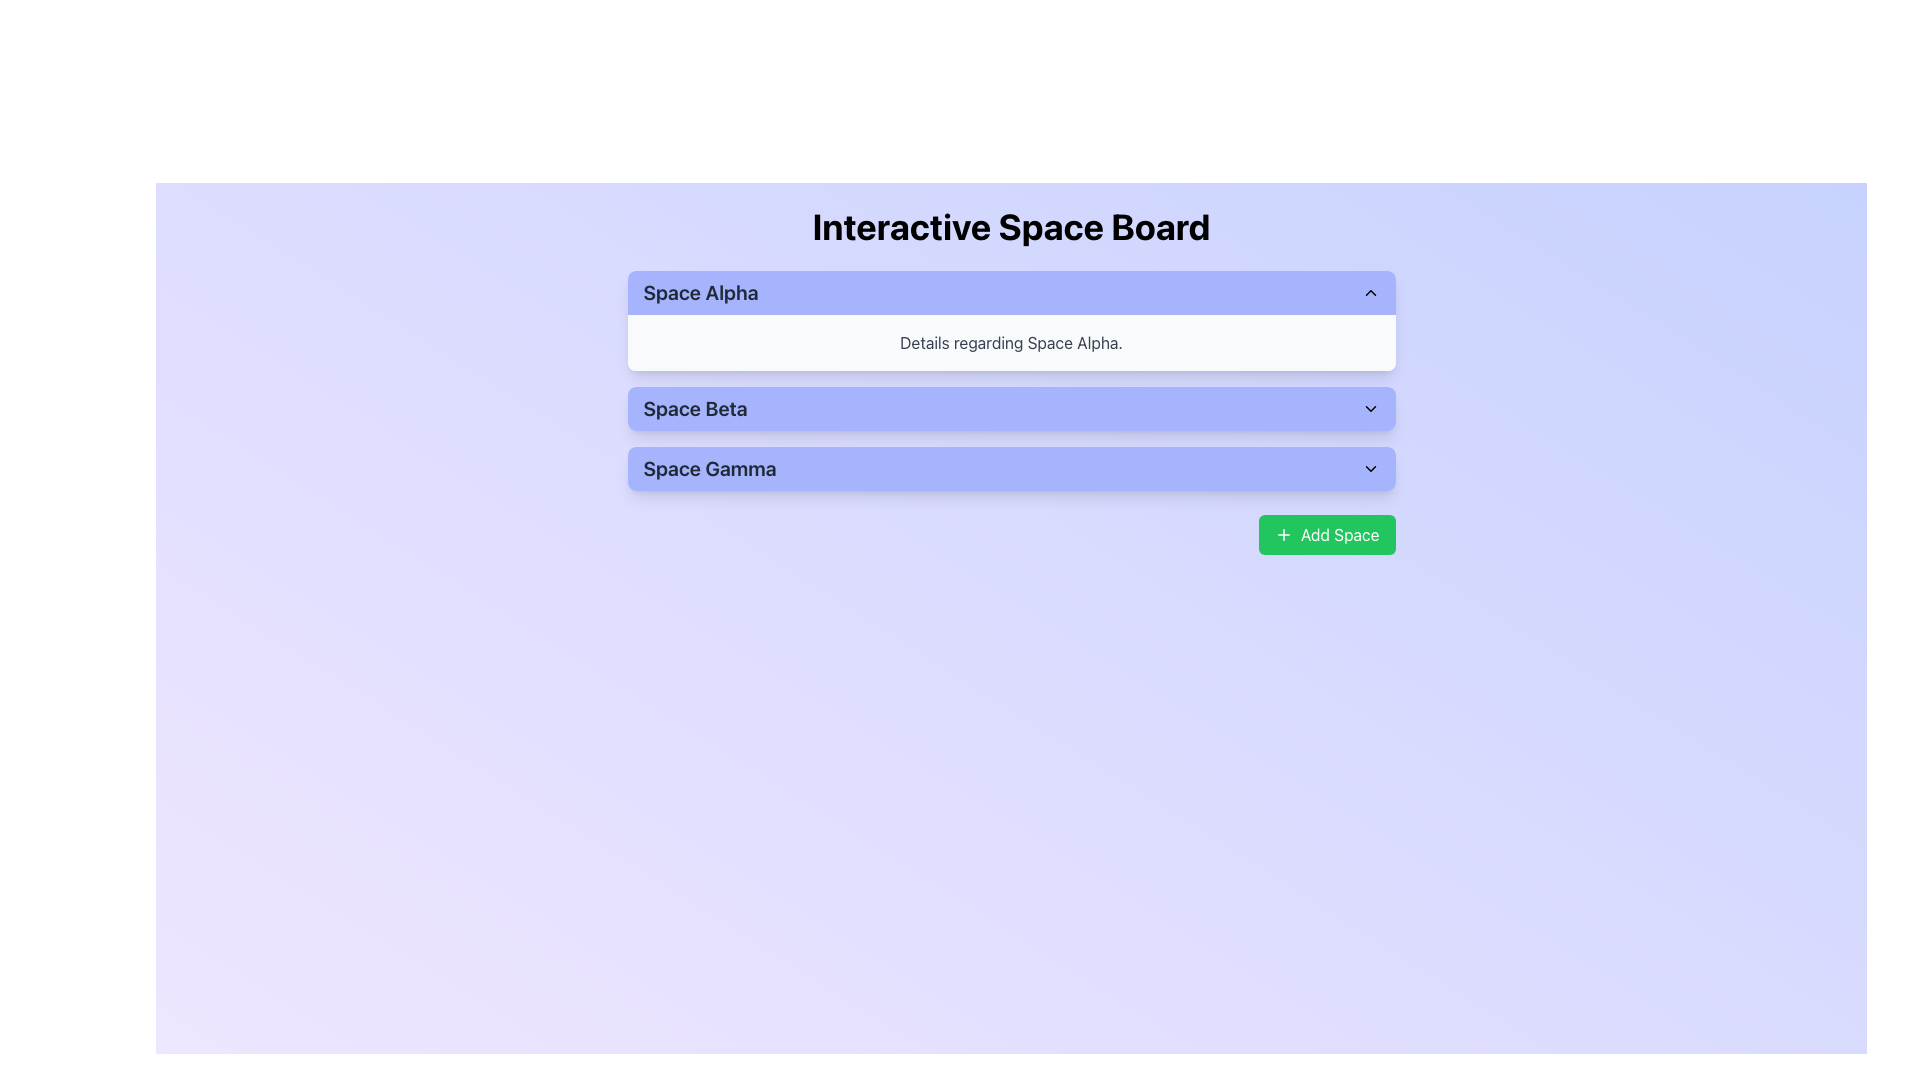  Describe the element at coordinates (1011, 381) in the screenshot. I see `the first section labeled 'Space Alpha' of the Collapsible Panel titled 'Interactive Space Board'` at that location.